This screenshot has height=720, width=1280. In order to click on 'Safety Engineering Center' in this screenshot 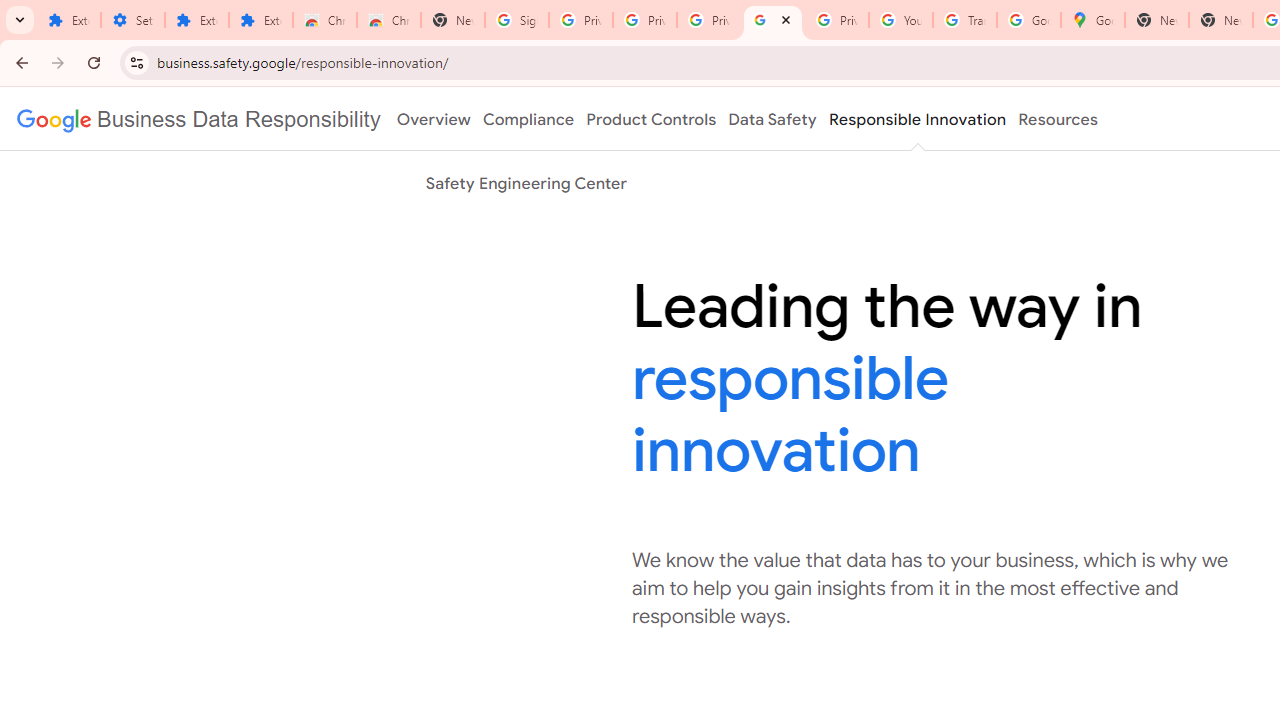, I will do `click(526, 183)`.